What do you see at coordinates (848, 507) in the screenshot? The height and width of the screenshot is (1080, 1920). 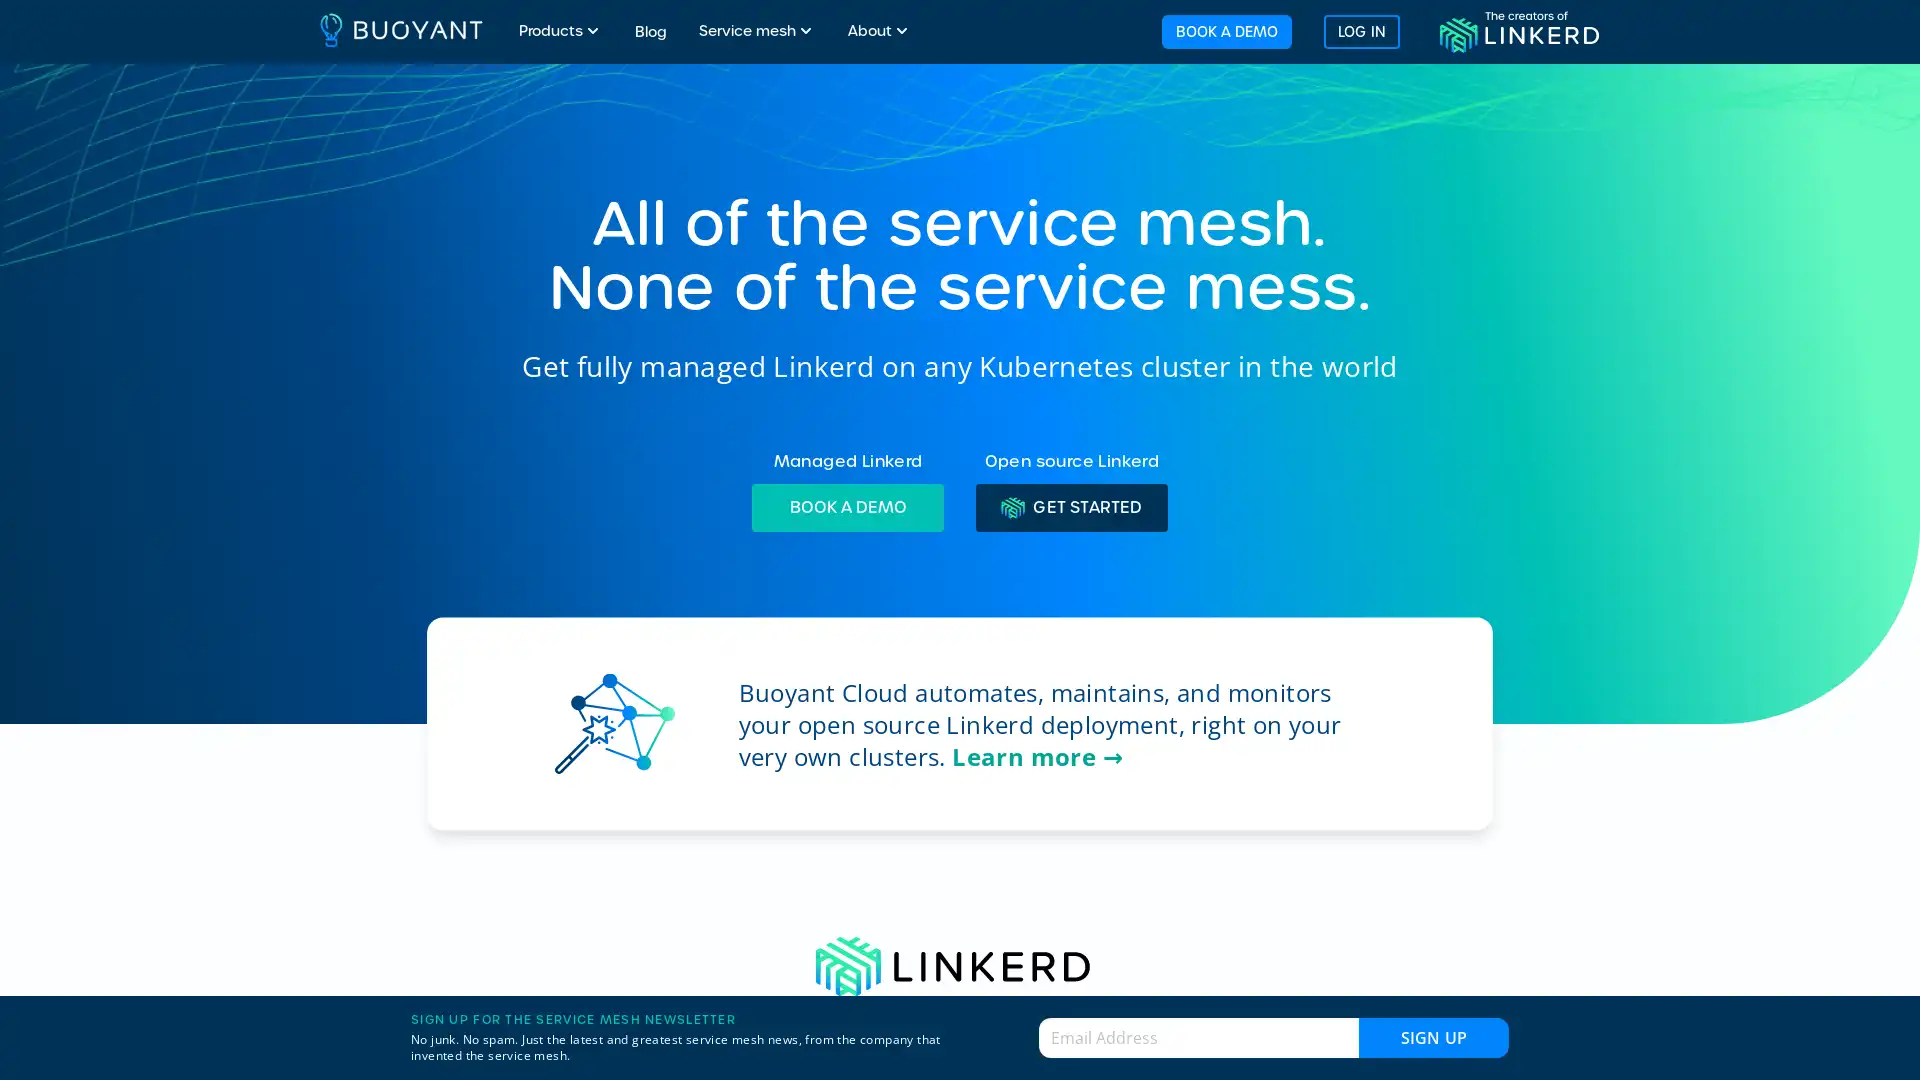 I see `BOOK A DEMO` at bounding box center [848, 507].